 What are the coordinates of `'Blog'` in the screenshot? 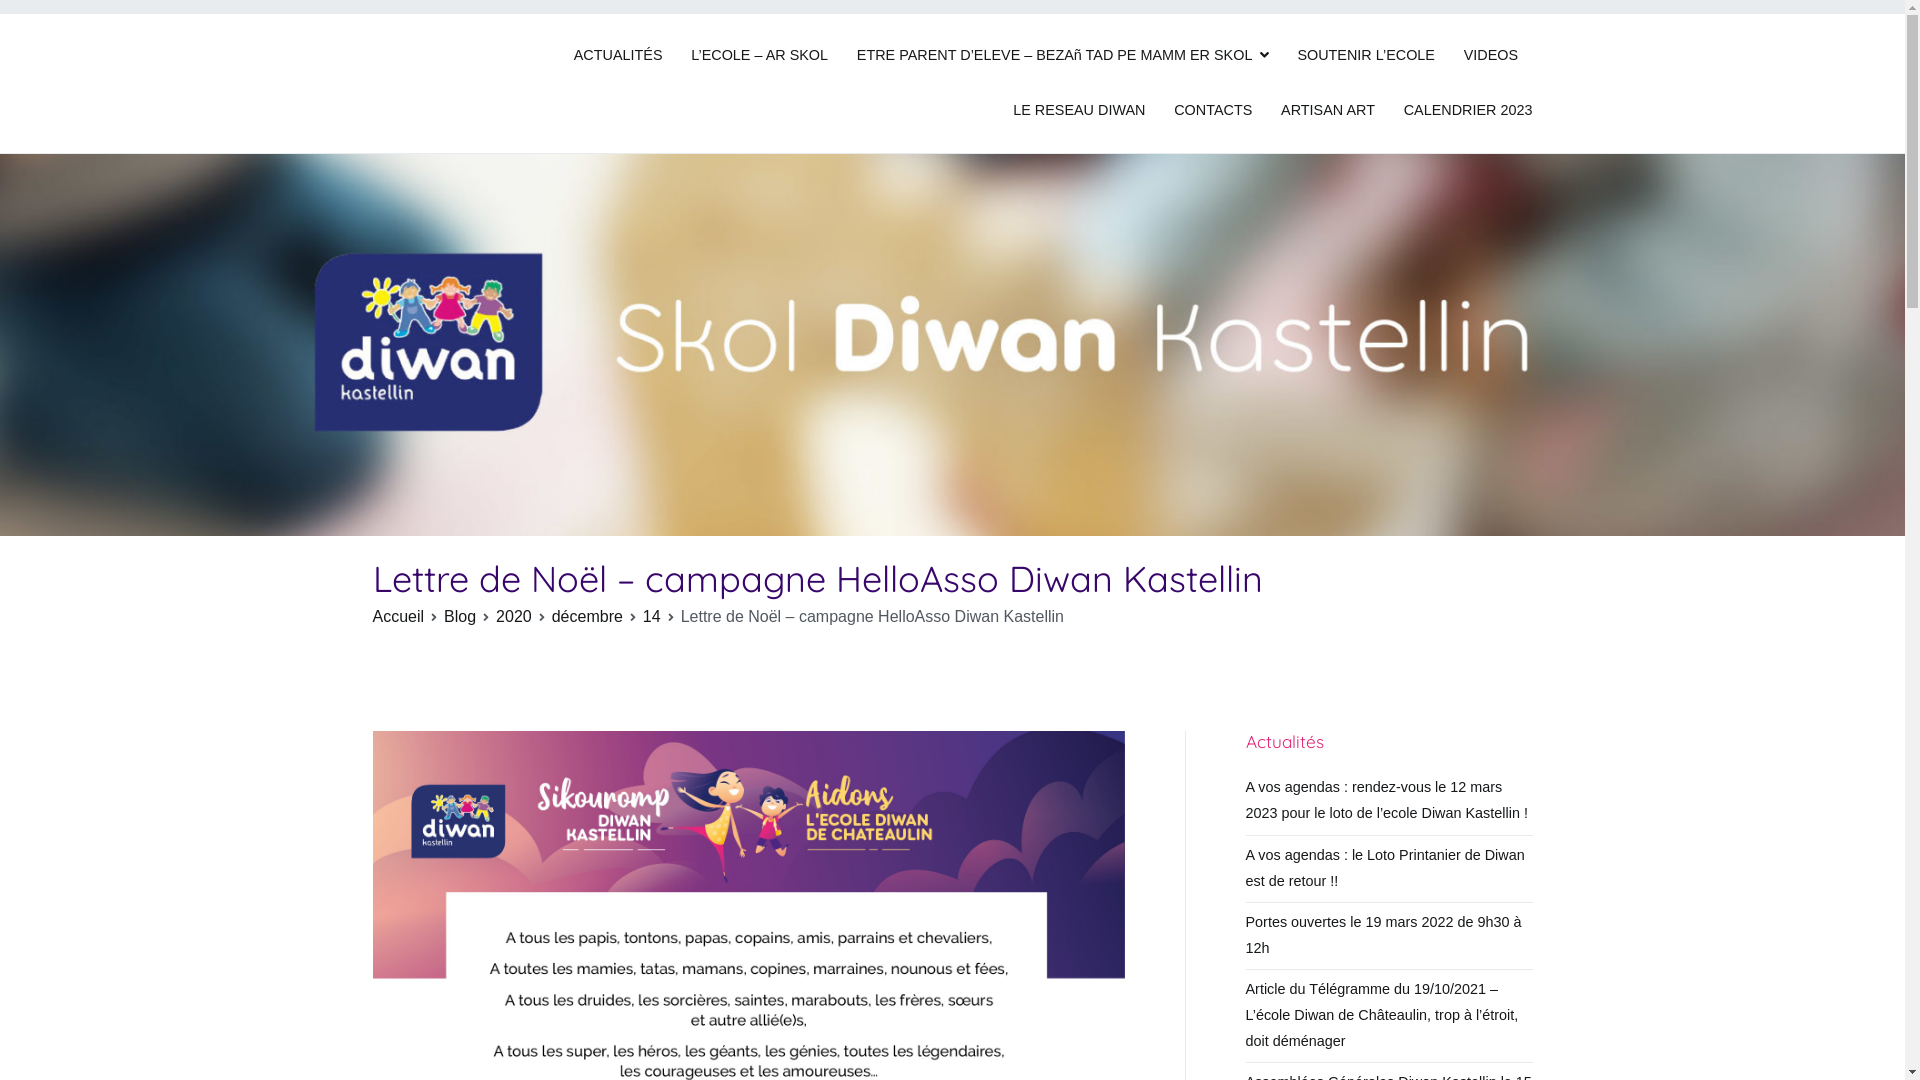 It's located at (459, 615).